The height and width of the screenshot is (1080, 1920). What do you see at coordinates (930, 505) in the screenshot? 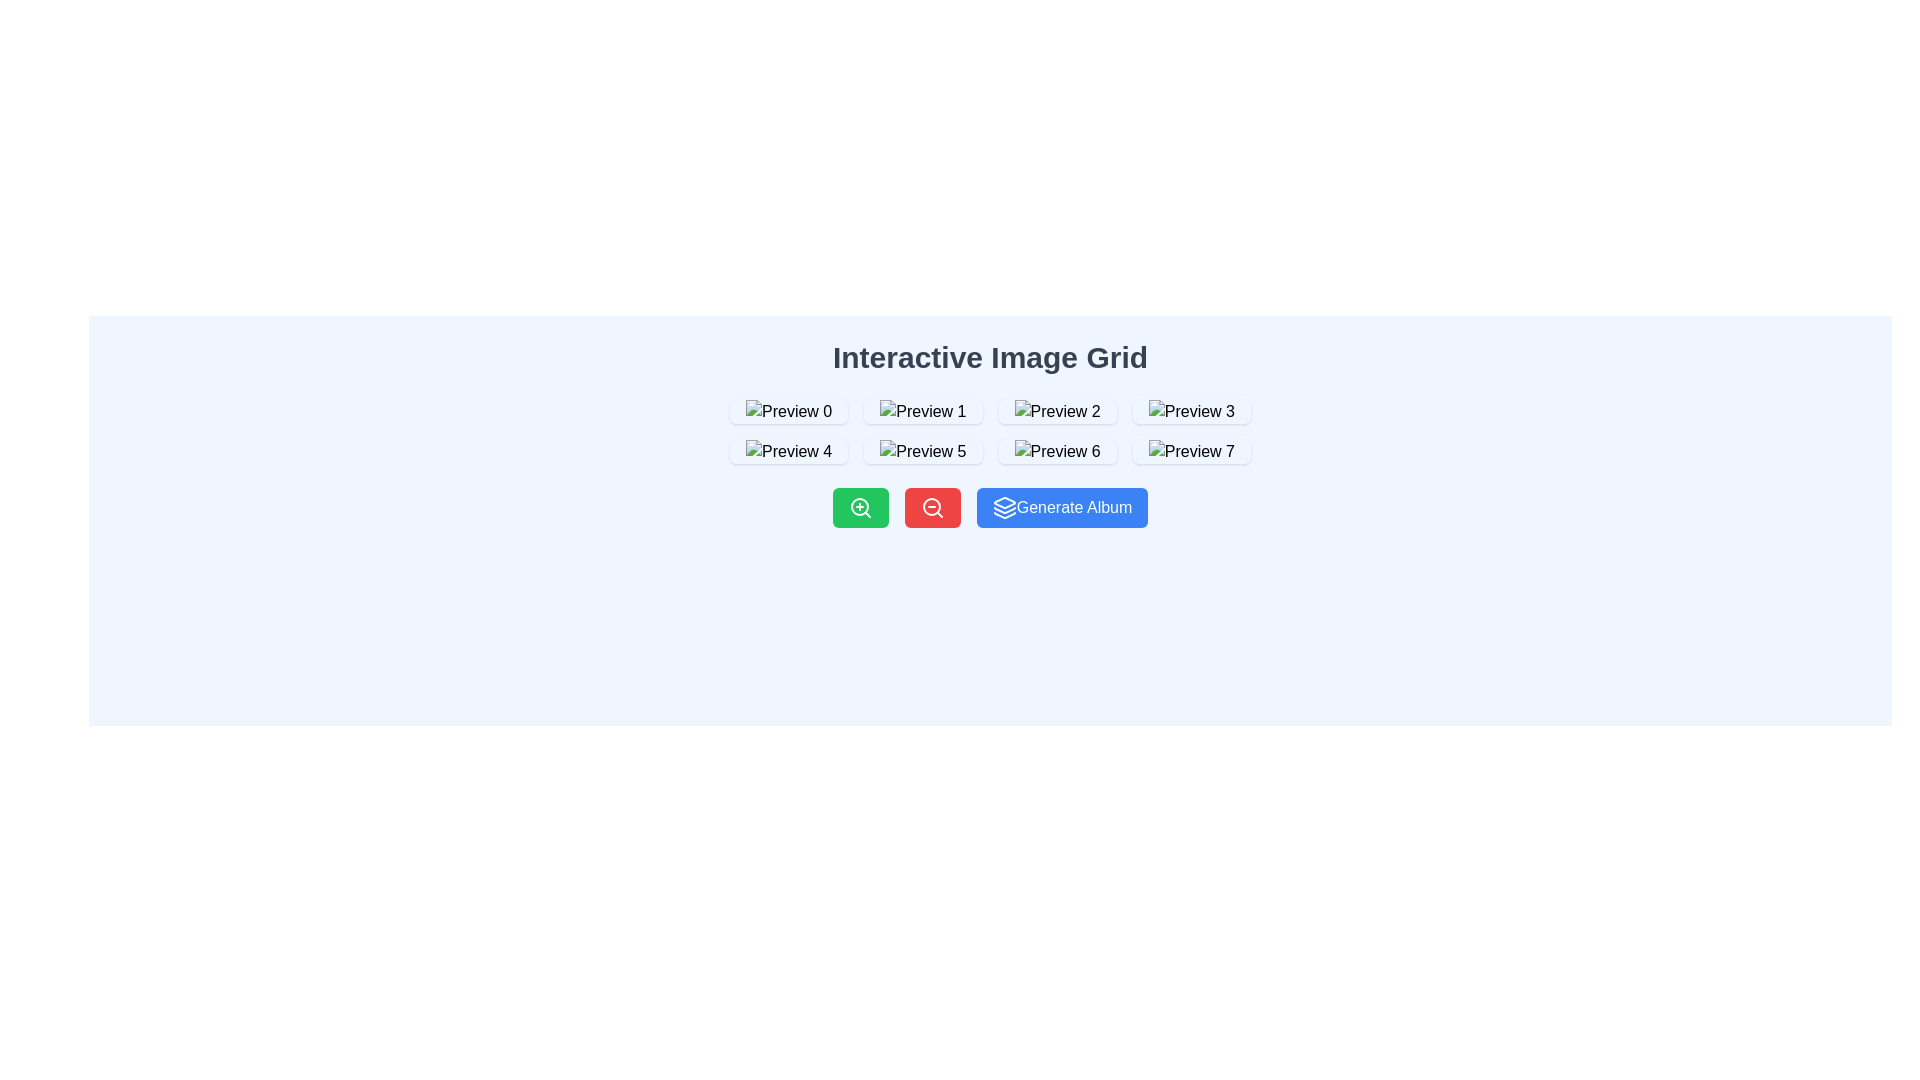
I see `the central SVG circle element of the magnifying glass icon to activate the zooming function` at bounding box center [930, 505].